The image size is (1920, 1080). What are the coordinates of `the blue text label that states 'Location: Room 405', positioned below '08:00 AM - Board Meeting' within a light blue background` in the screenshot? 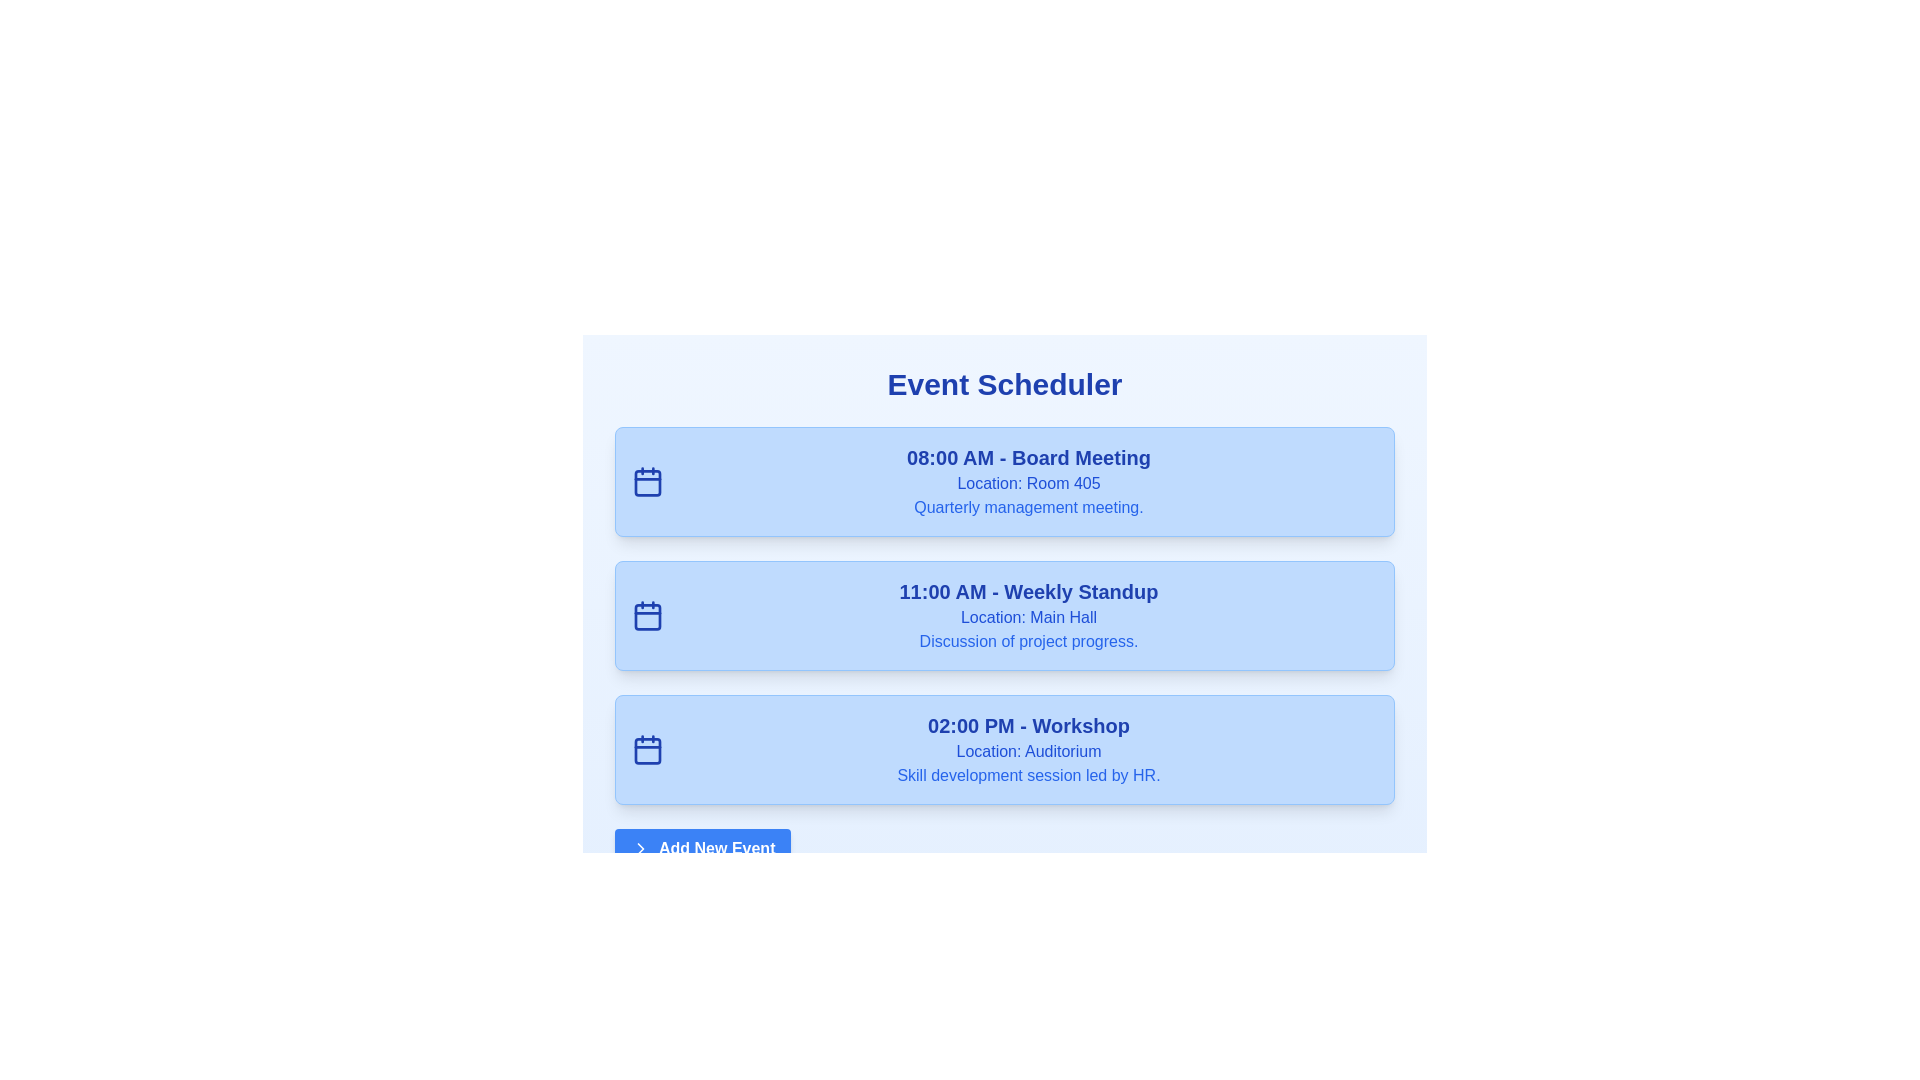 It's located at (1028, 483).